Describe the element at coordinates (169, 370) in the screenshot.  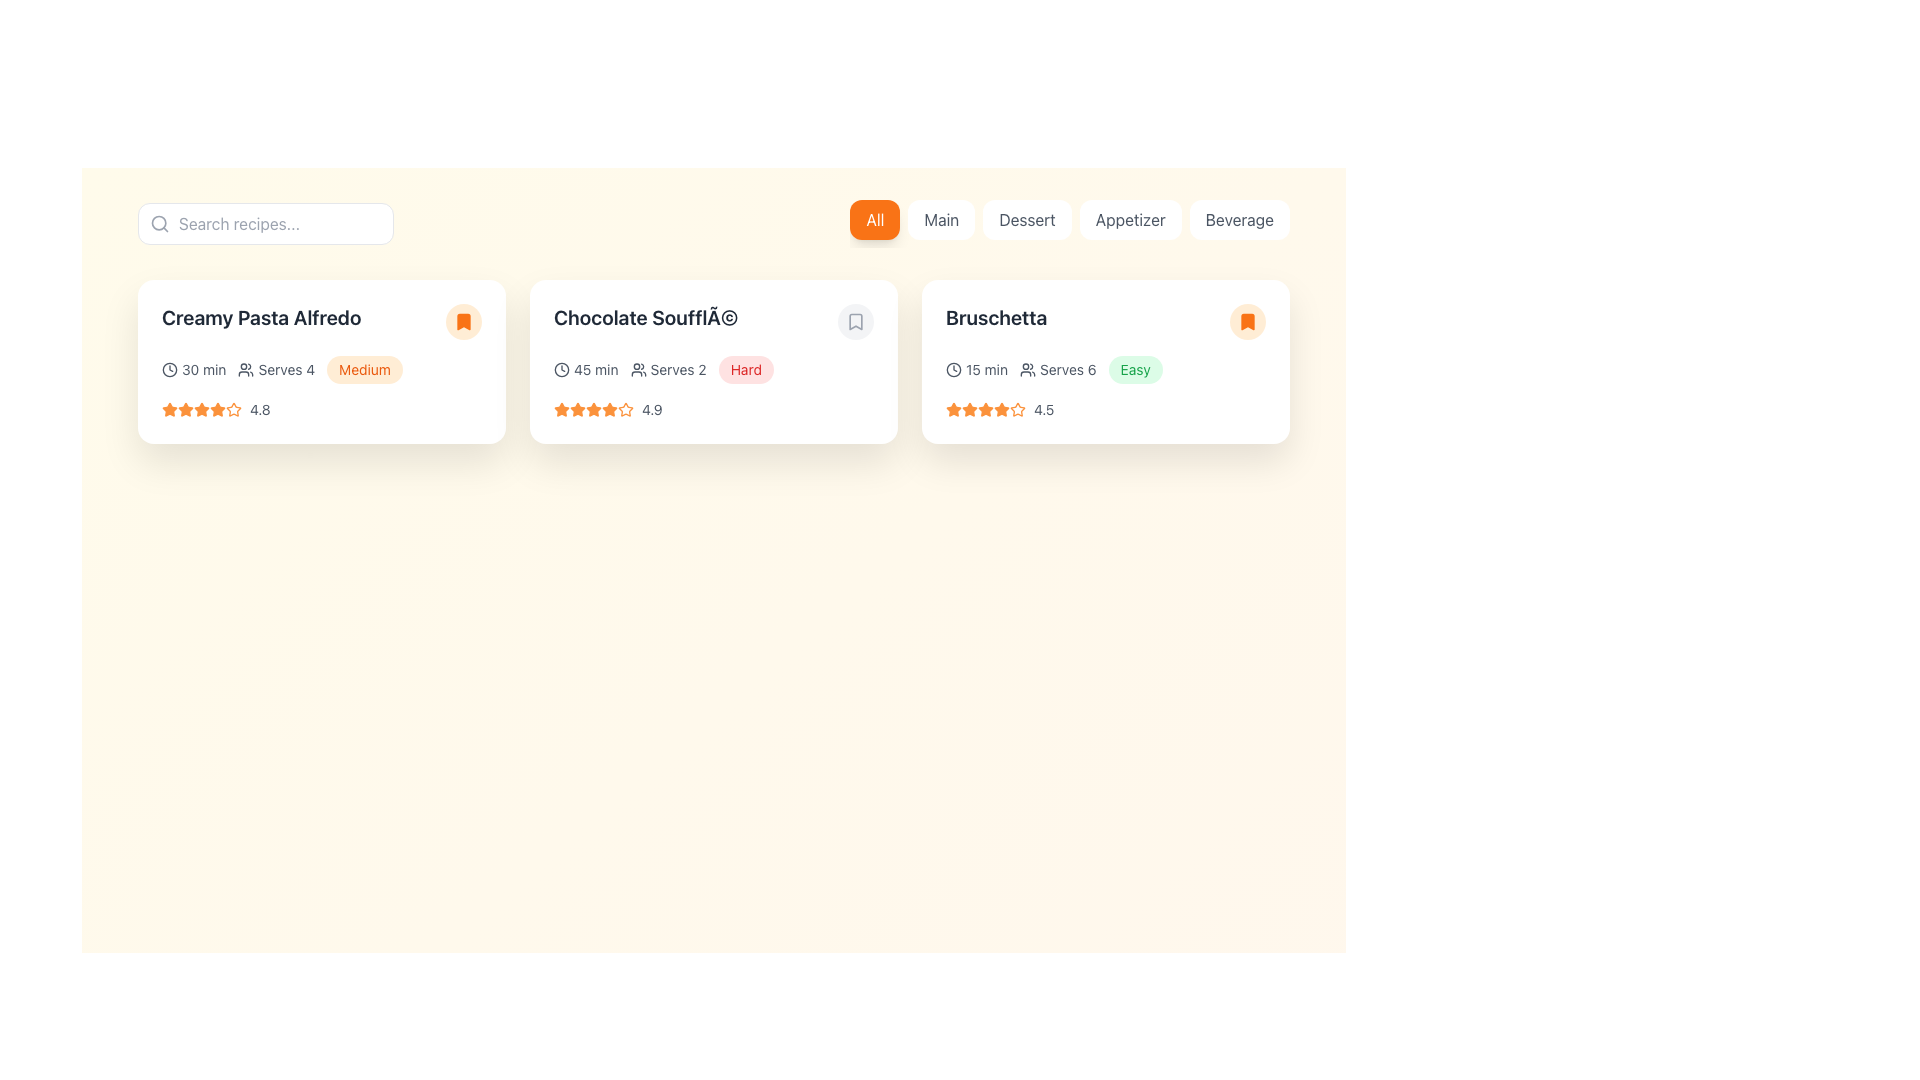
I see `outer circular part of the clock-like icon for 'Creamy Pasta Alfredo' to identify its relations` at that location.